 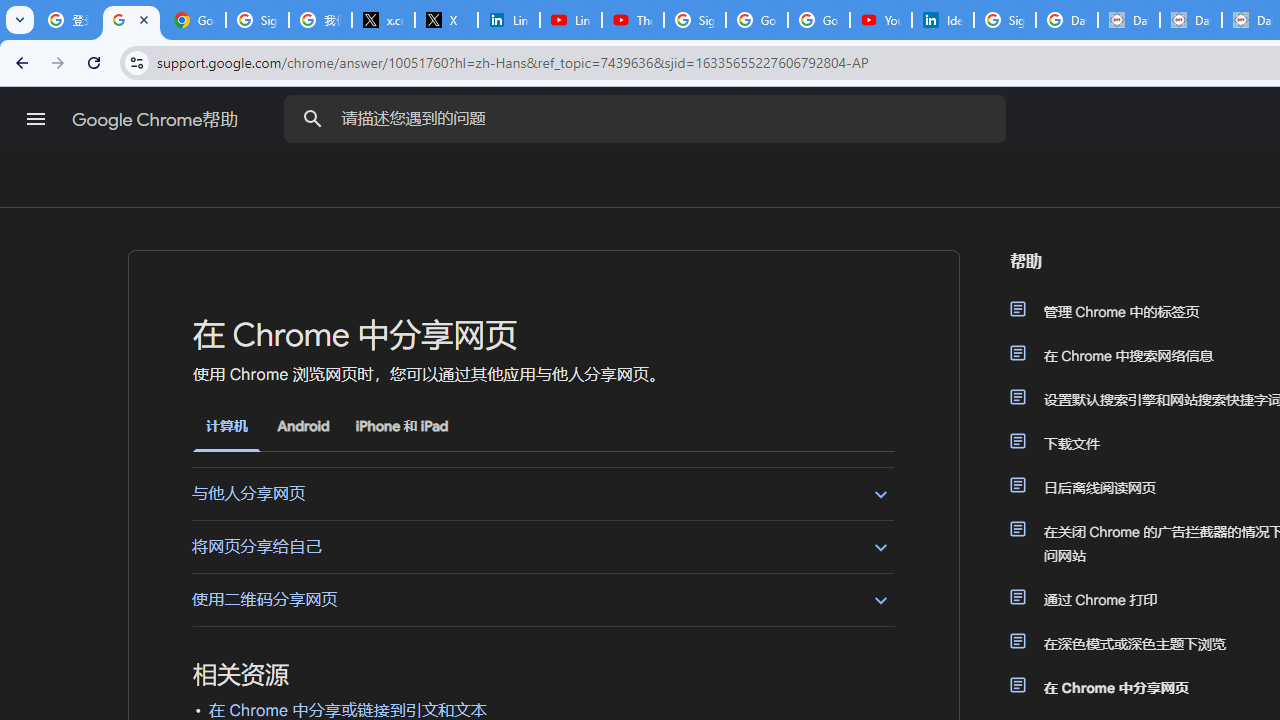 What do you see at coordinates (445, 20) in the screenshot?
I see `'X'` at bounding box center [445, 20].